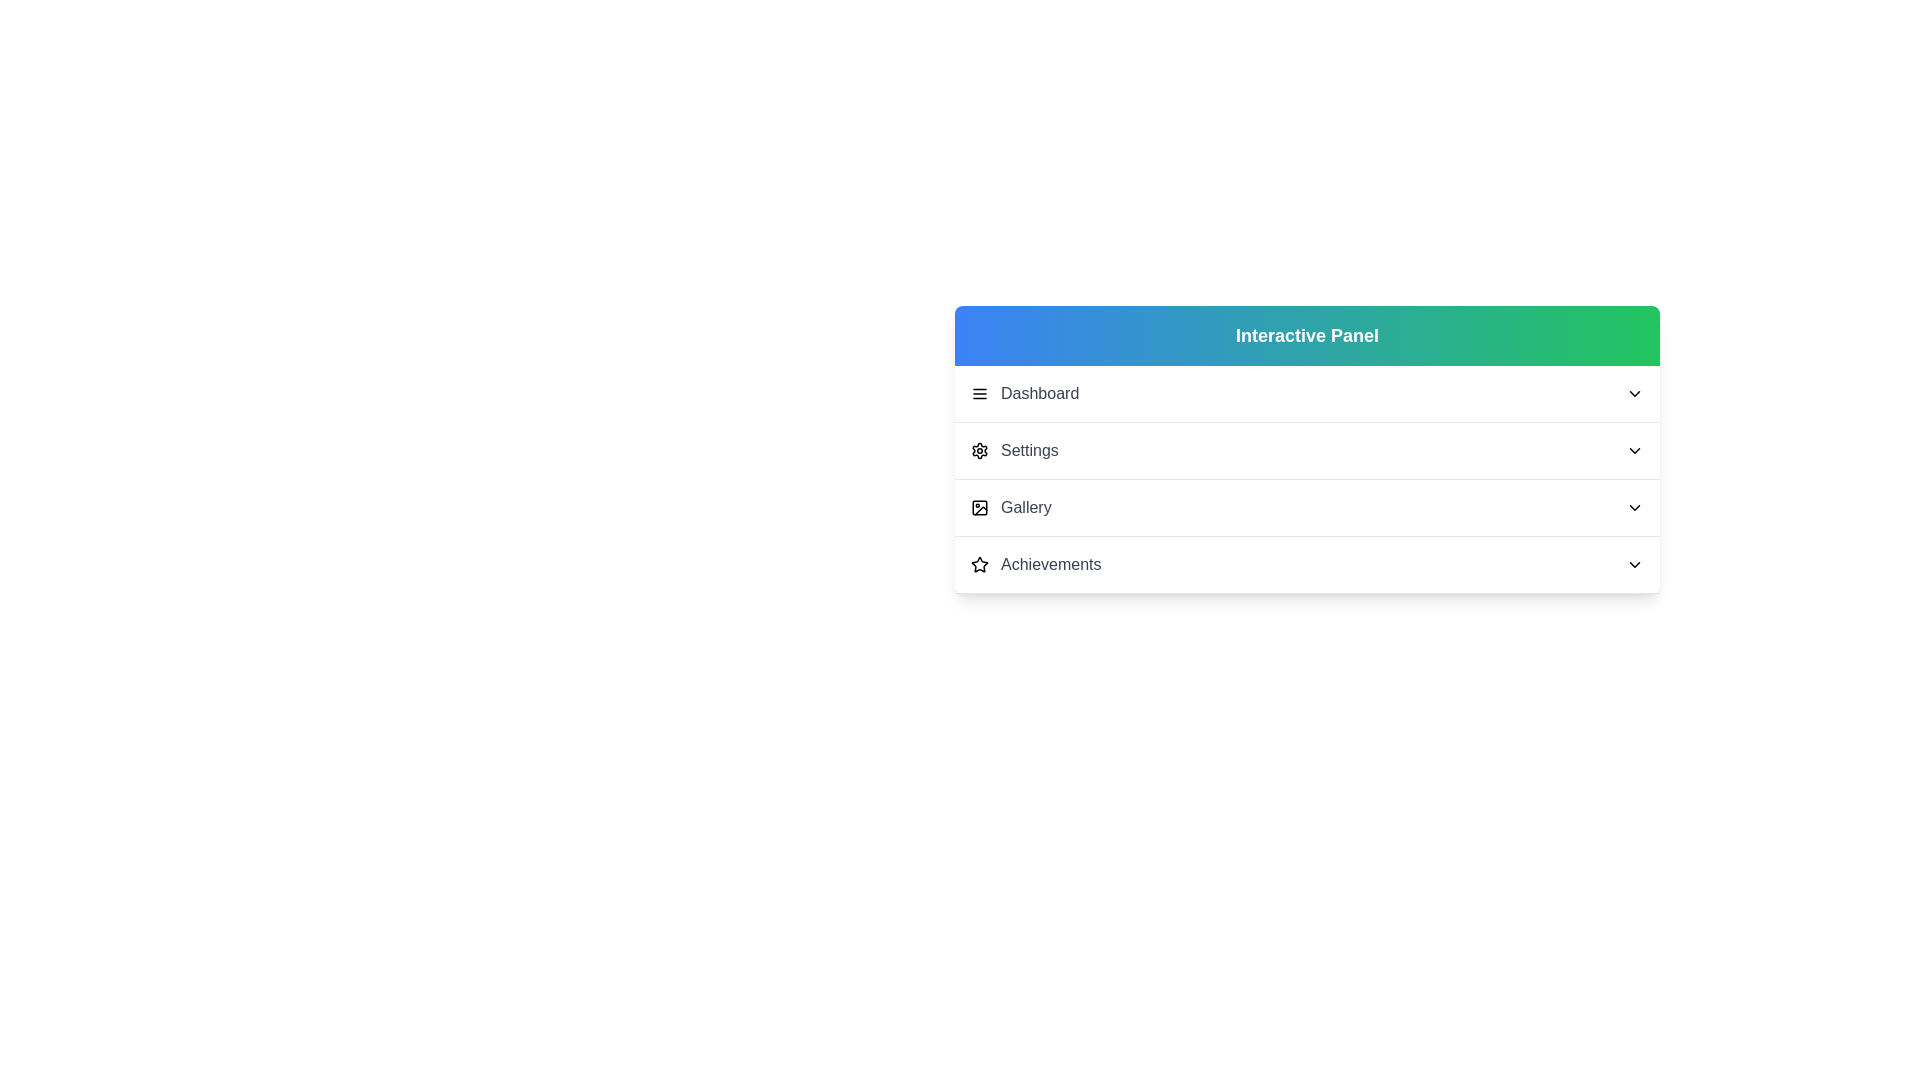  What do you see at coordinates (979, 507) in the screenshot?
I see `the small rectangular icon component with rounded corners located next to the 'Gallery' text in the third row of the interactive panel` at bounding box center [979, 507].